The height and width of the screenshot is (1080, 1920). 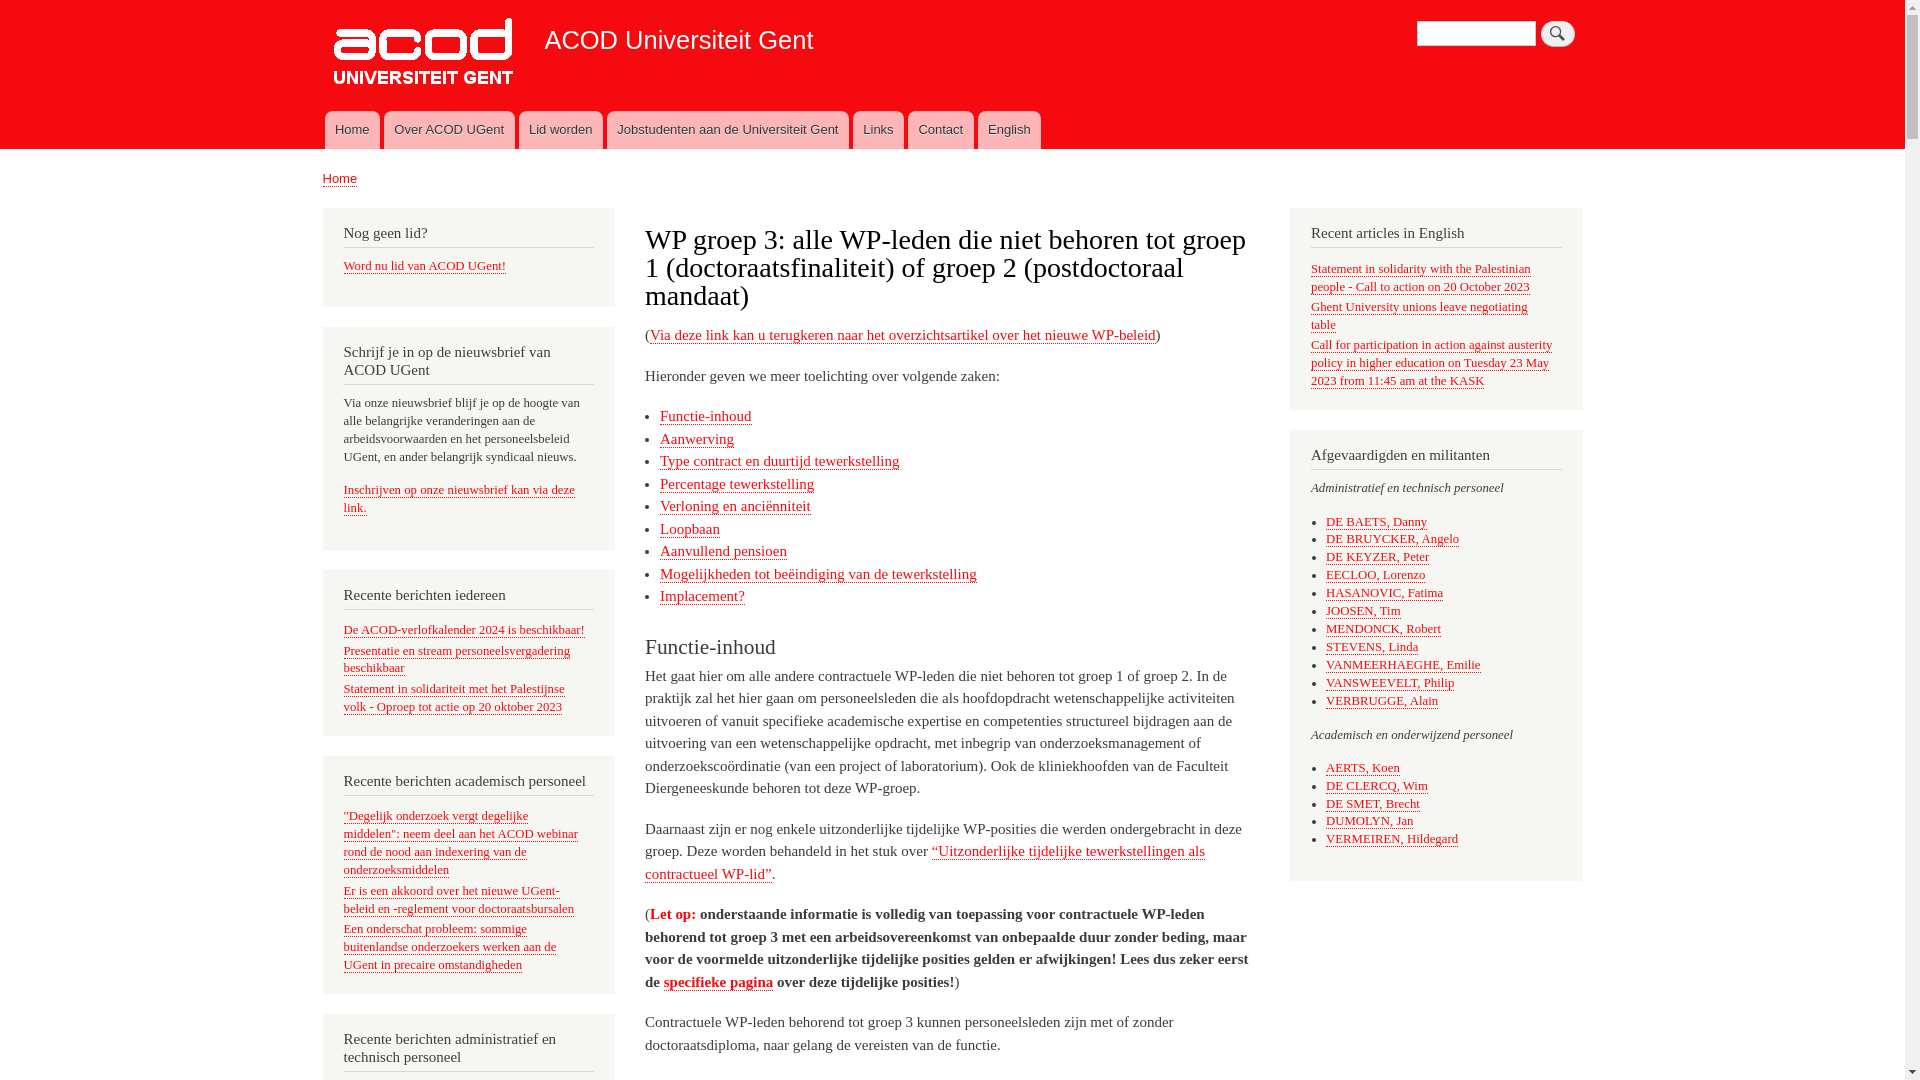 What do you see at coordinates (1557, 34) in the screenshot?
I see `'Search'` at bounding box center [1557, 34].